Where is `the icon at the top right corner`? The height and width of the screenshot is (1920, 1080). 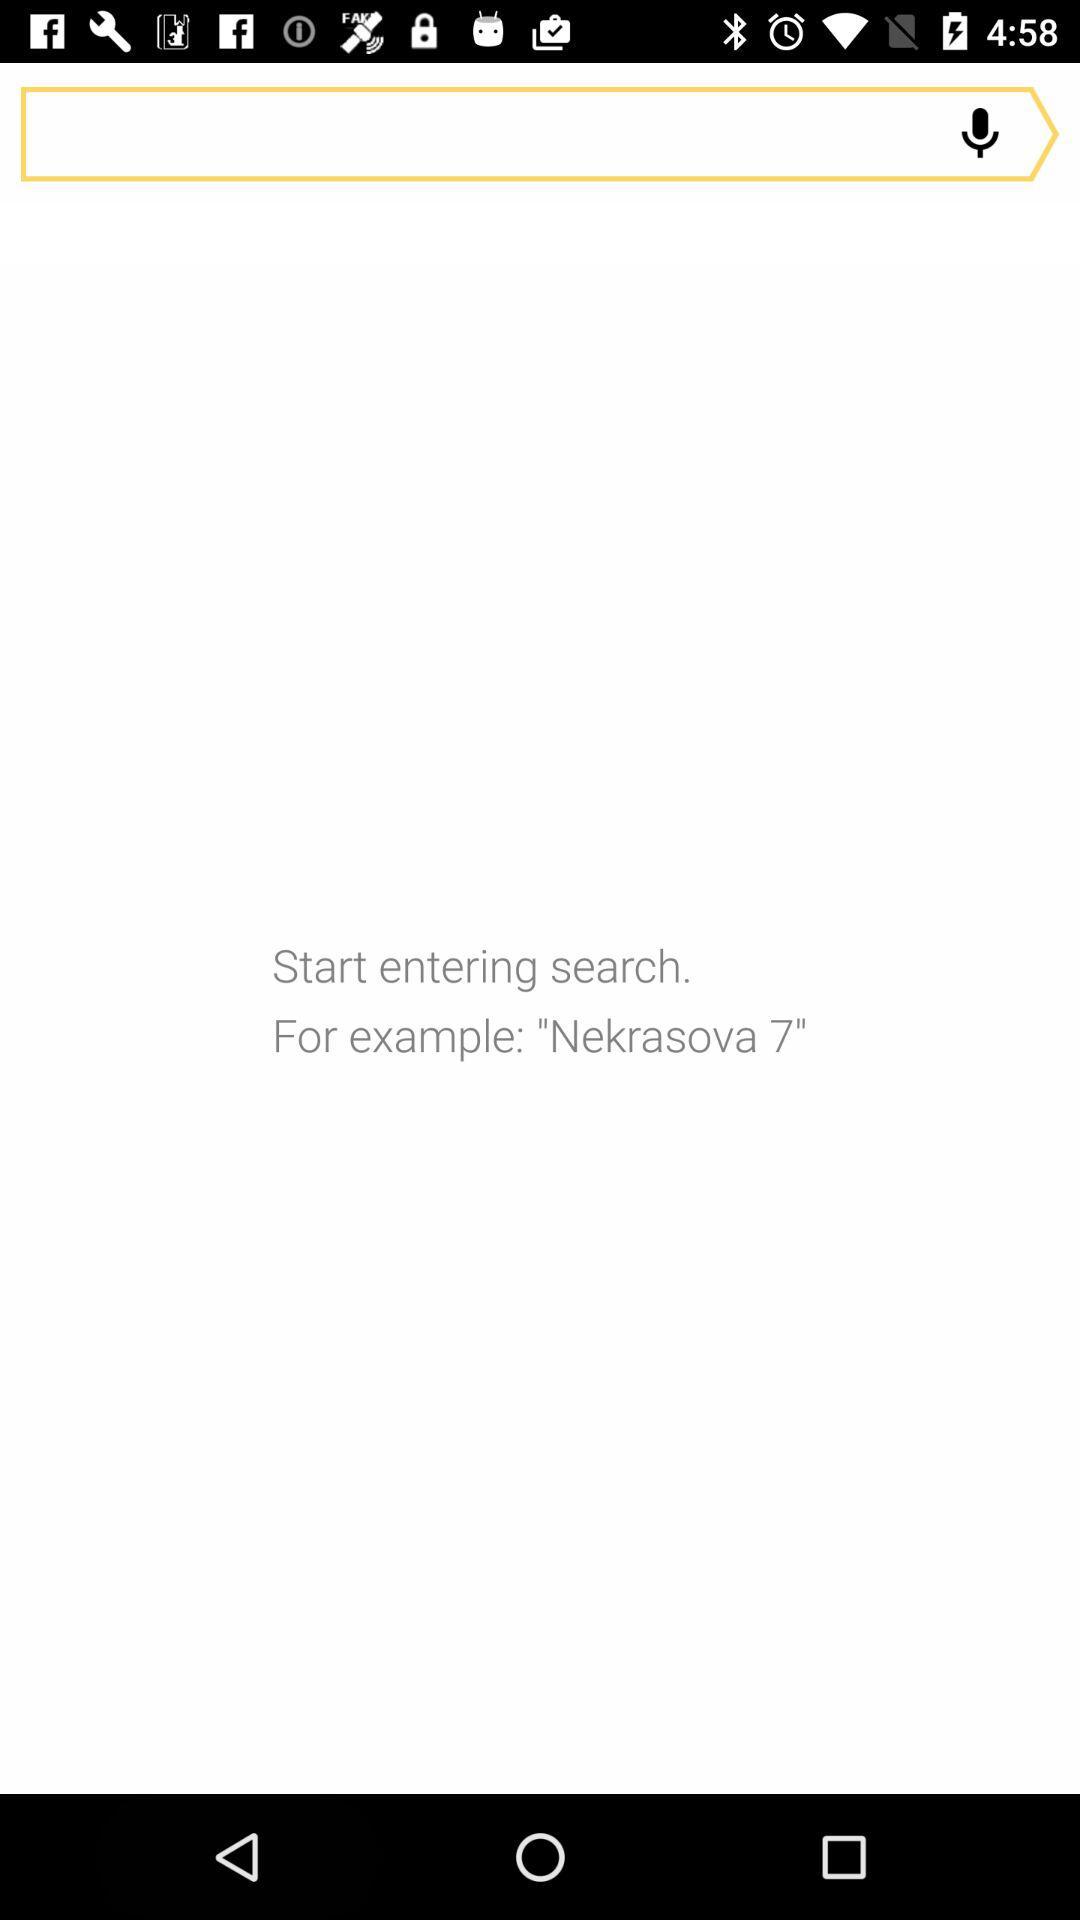 the icon at the top right corner is located at coordinates (979, 133).